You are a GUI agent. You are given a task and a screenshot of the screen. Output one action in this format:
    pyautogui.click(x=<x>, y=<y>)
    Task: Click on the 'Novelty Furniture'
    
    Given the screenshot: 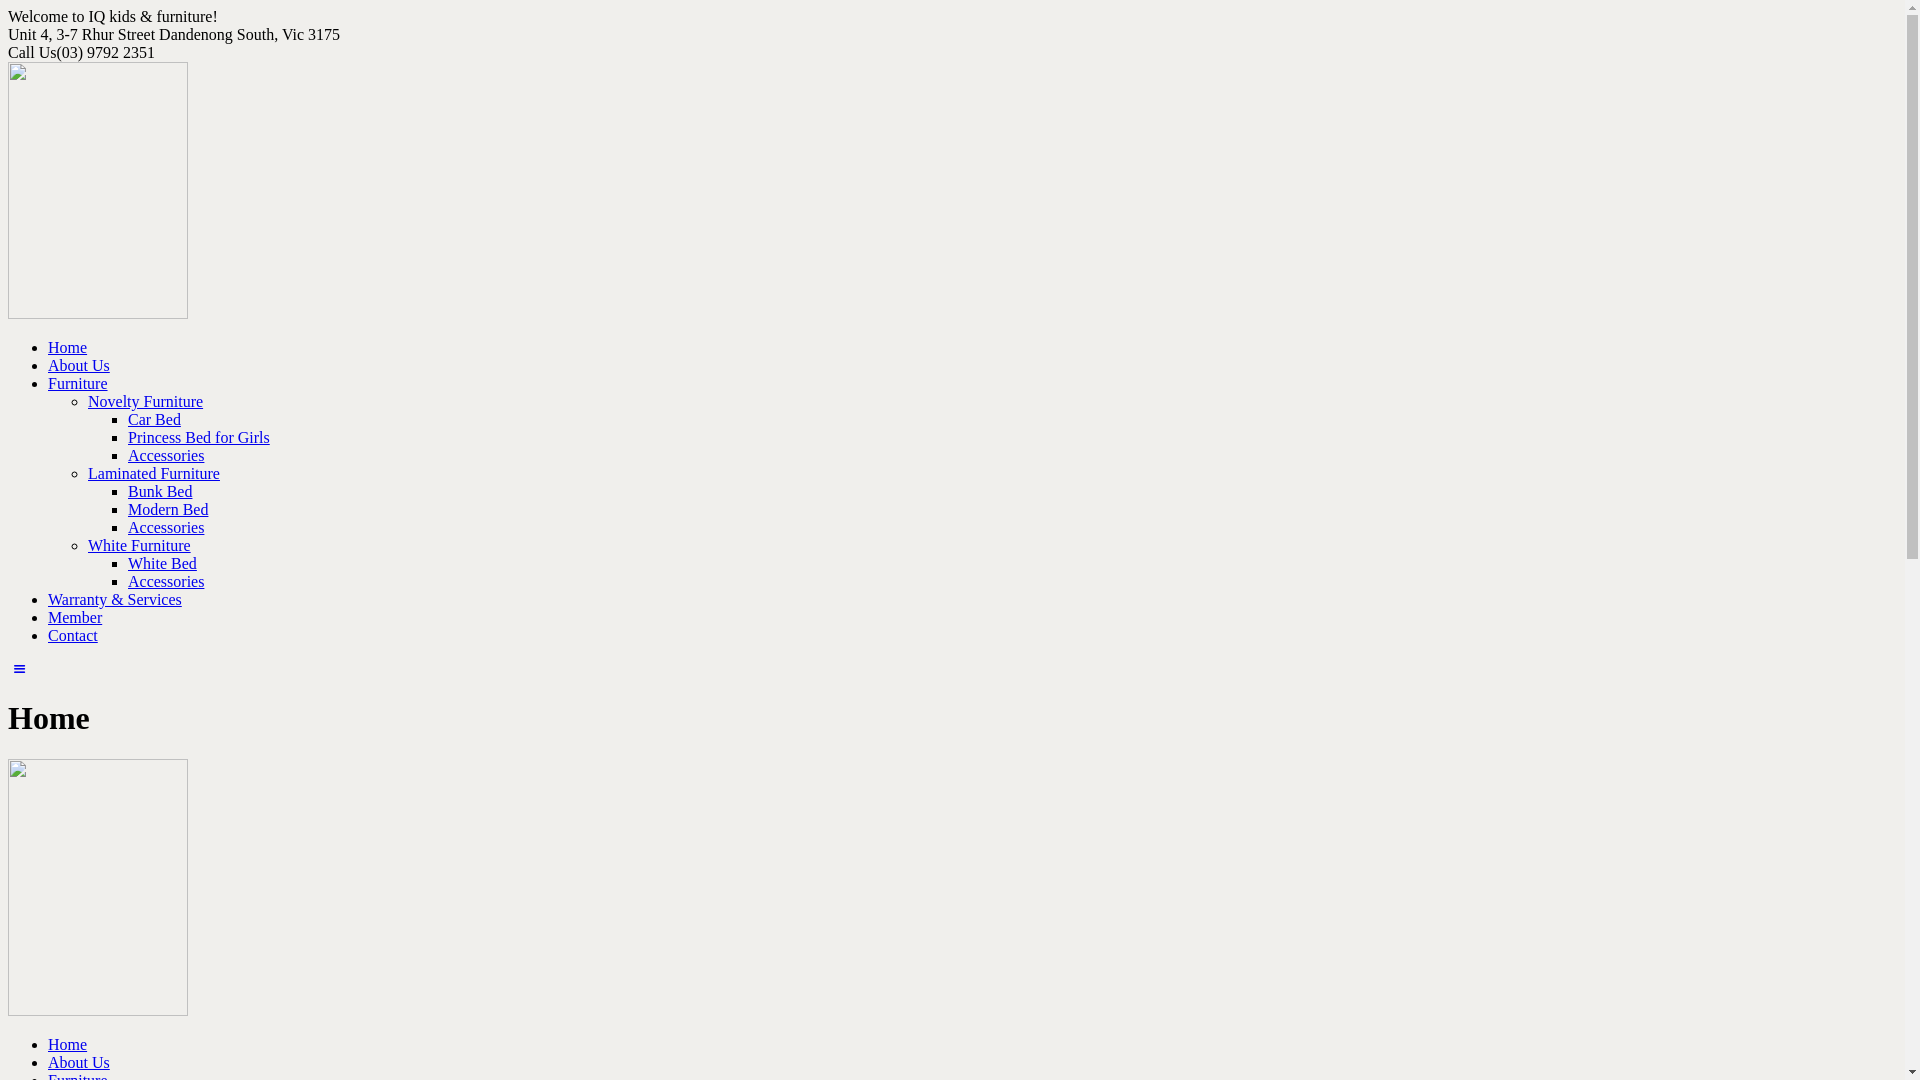 What is the action you would take?
    pyautogui.click(x=86, y=401)
    